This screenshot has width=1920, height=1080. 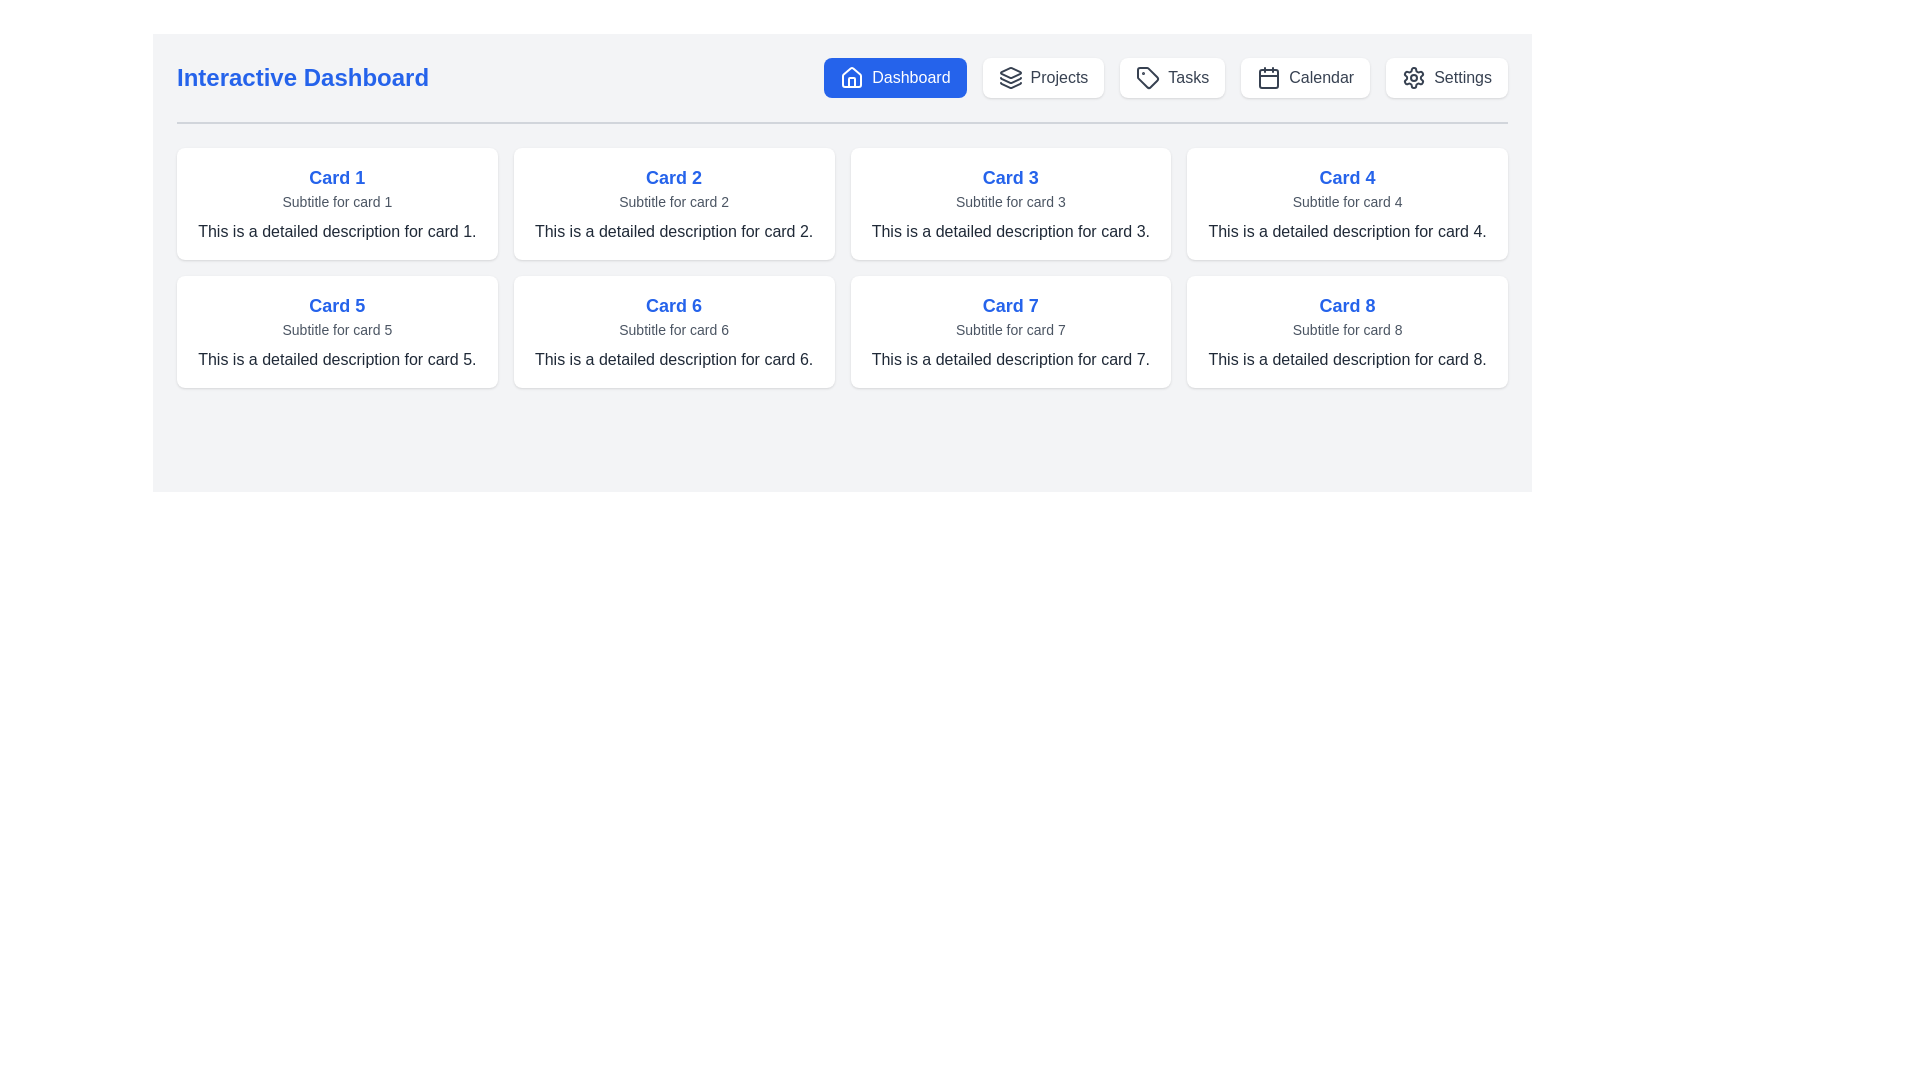 What do you see at coordinates (1347, 330) in the screenshot?
I see `the Card component titled 'Card 8' located in the bottom-right corner of the grid` at bounding box center [1347, 330].